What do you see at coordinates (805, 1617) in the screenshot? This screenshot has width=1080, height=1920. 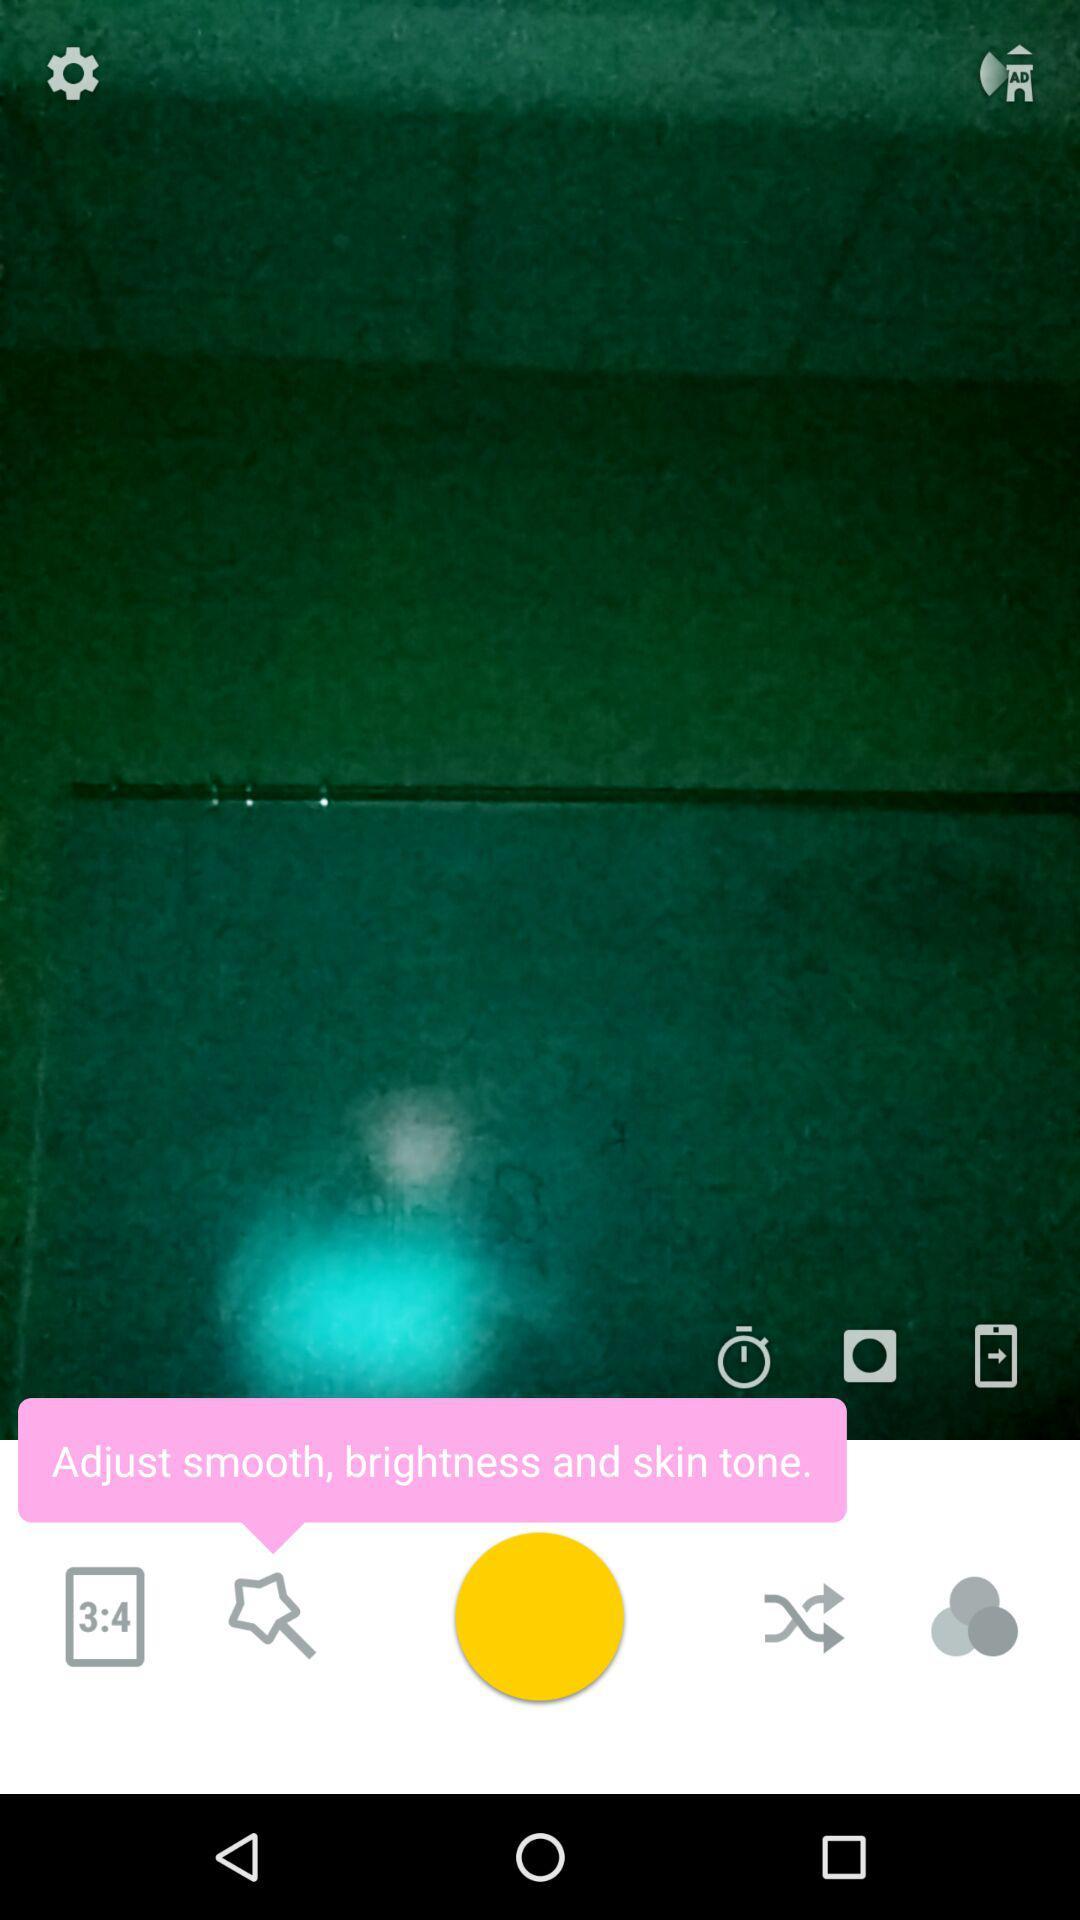 I see `click on shuffle` at bounding box center [805, 1617].